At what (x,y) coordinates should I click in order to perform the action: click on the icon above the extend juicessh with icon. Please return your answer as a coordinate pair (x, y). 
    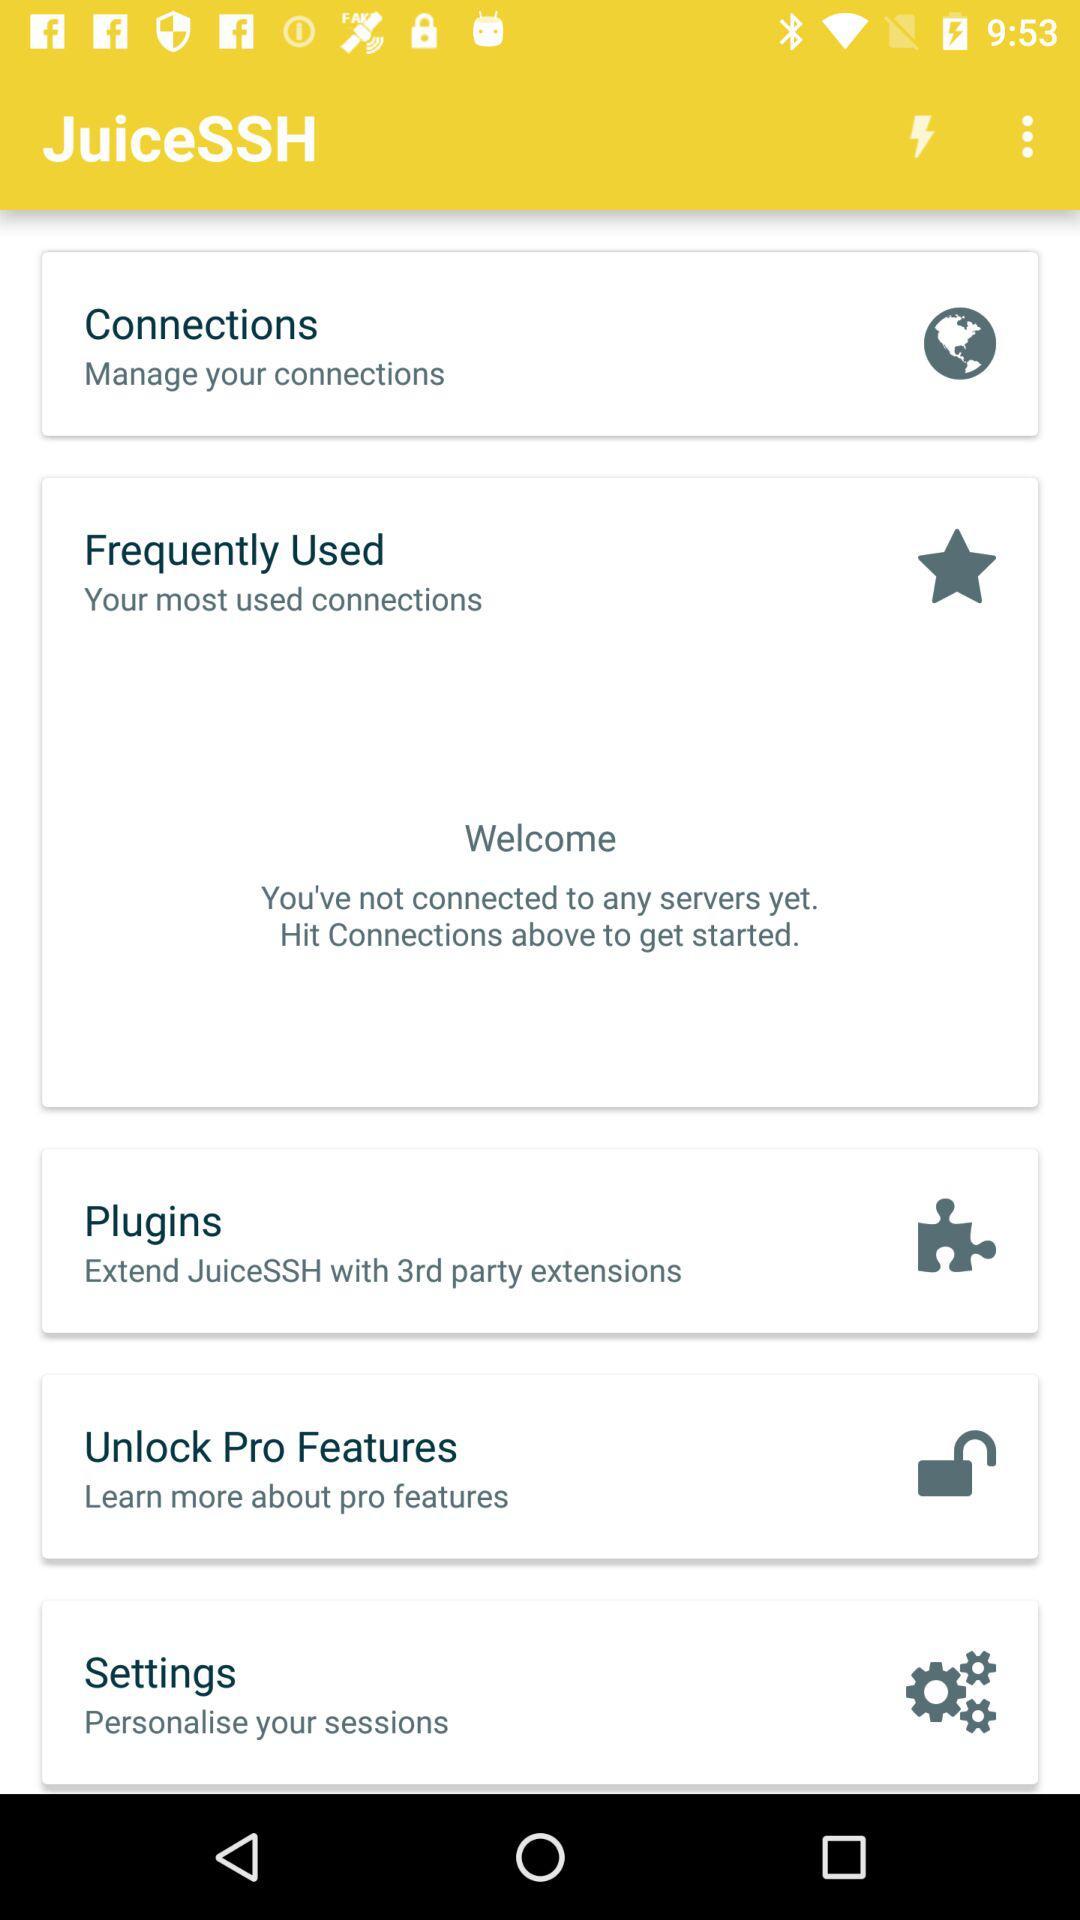
    Looking at the image, I should click on (424, 1218).